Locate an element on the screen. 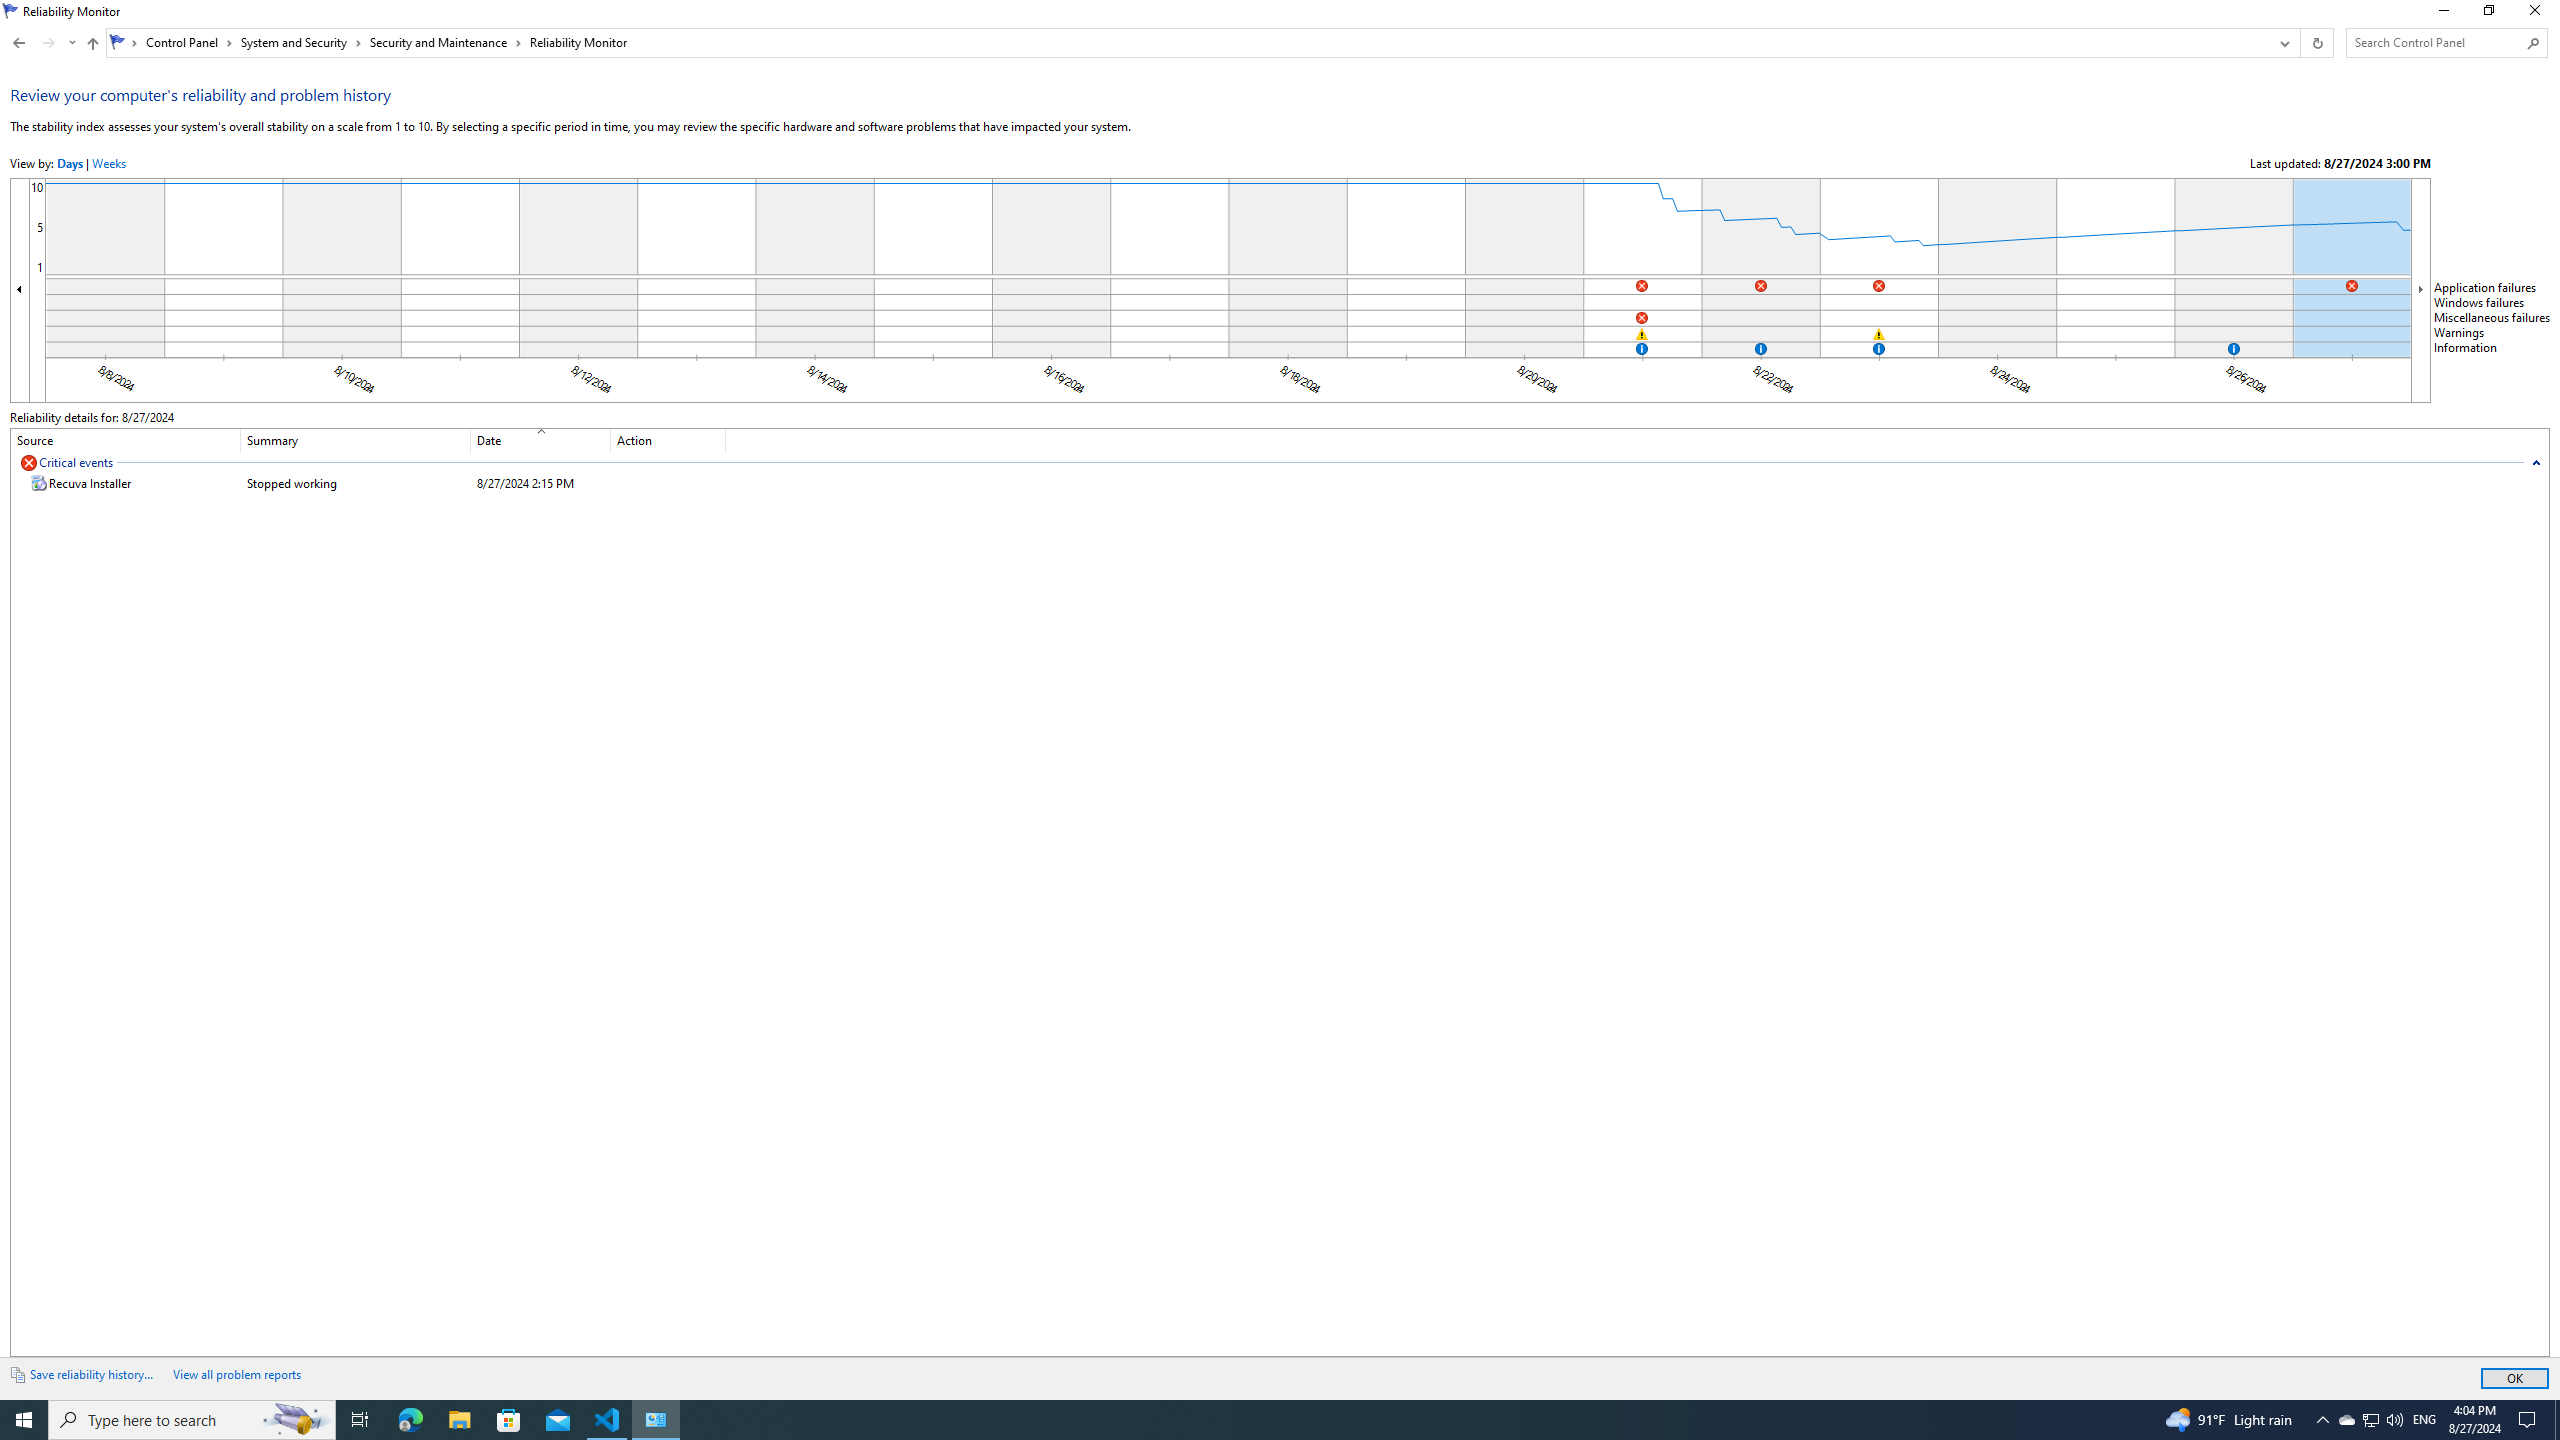  'Up to "Security and Maintenance" (Alt + Up Arrow)' is located at coordinates (93, 42).